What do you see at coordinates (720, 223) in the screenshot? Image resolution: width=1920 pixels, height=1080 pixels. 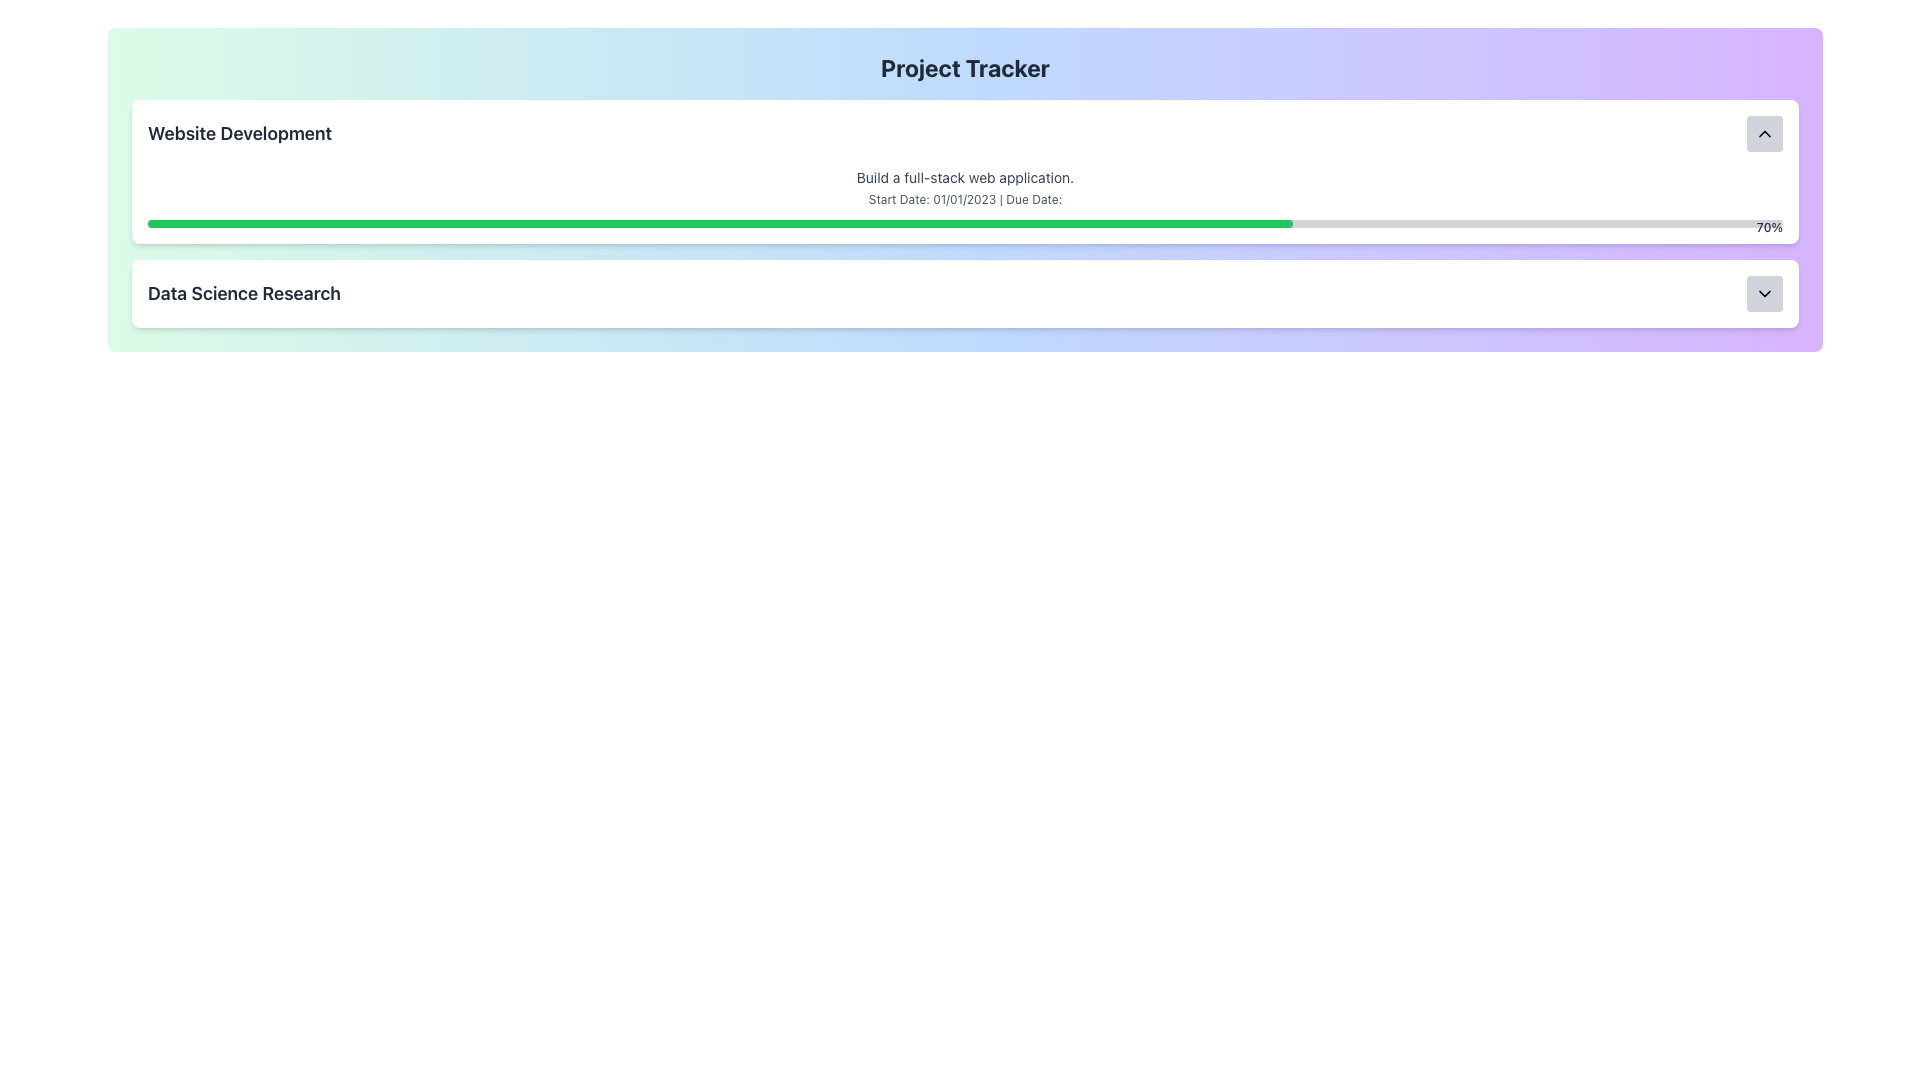 I see `the green-colored progress indicator bar within the 'Website Development' project section, which is located inside a light gray progress bar and spans approximately 70% of its width` at bounding box center [720, 223].